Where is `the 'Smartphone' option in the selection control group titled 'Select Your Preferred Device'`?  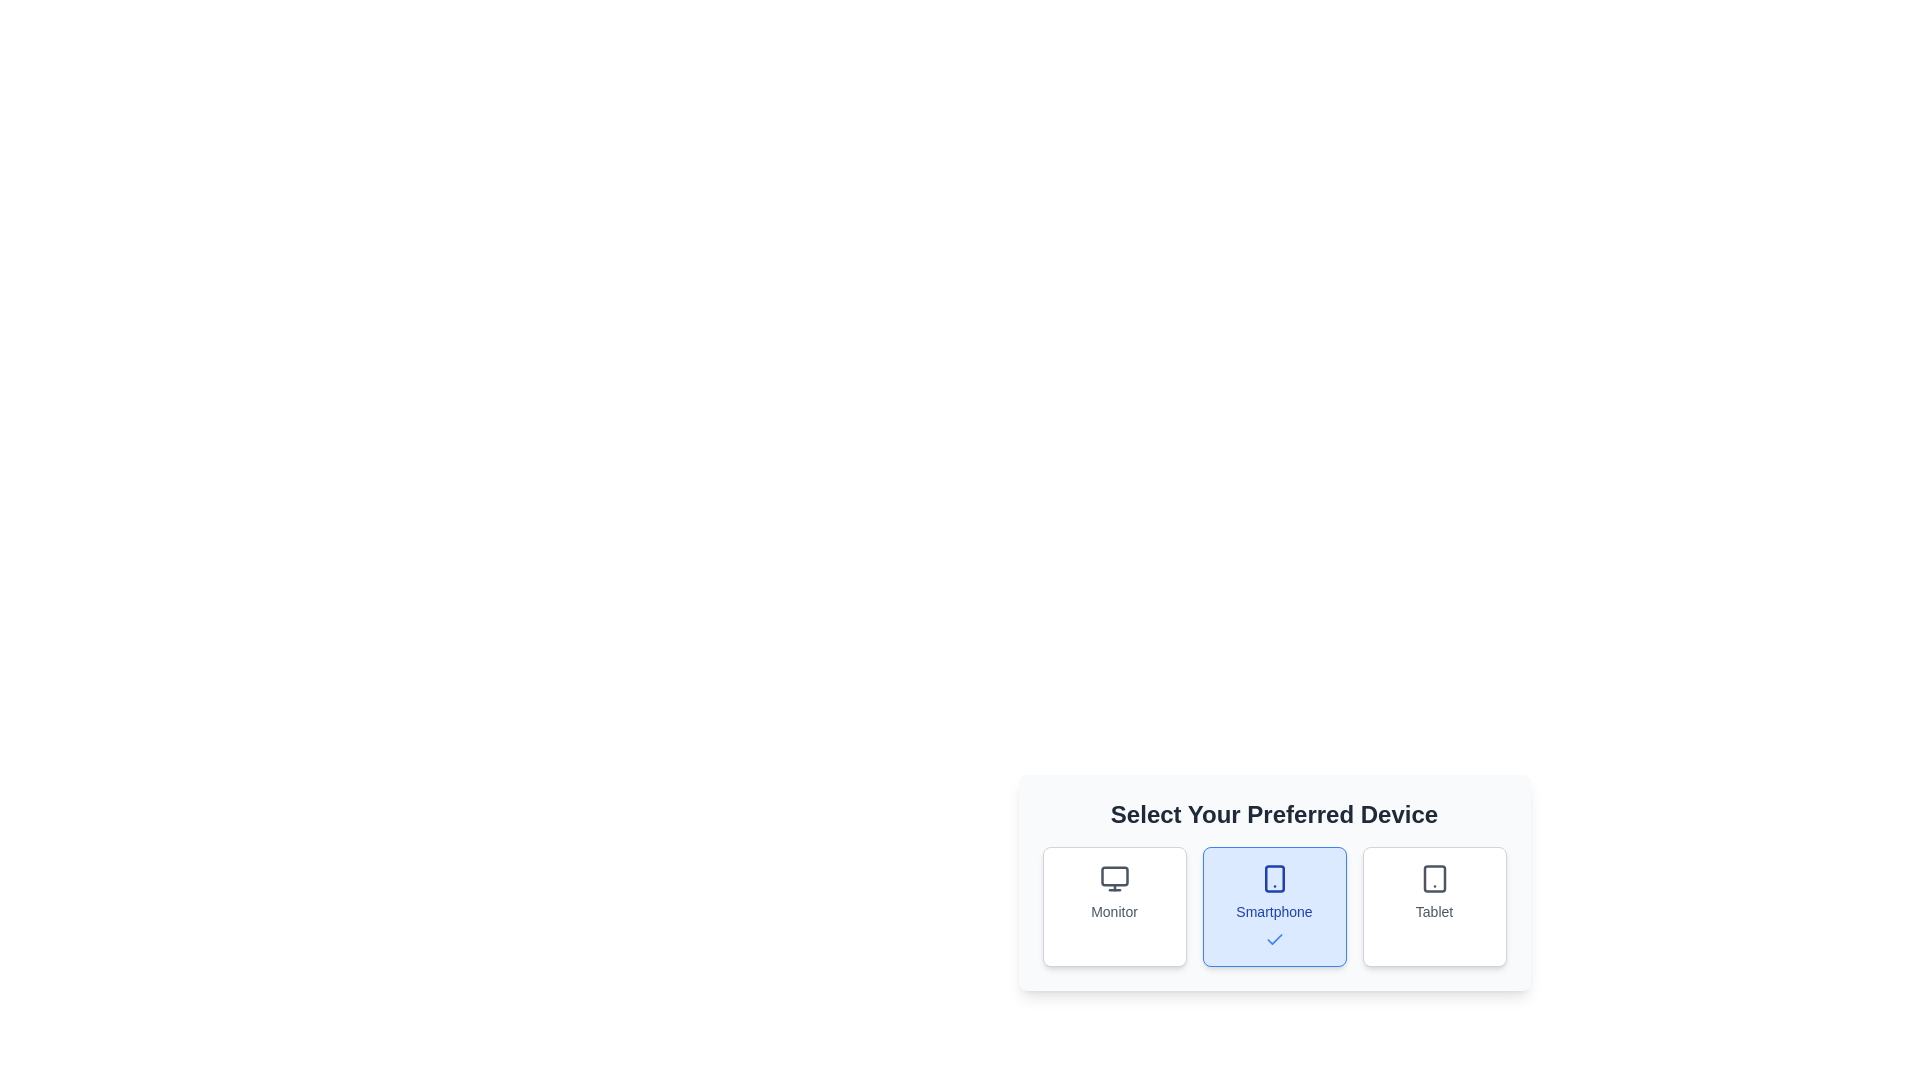
the 'Smartphone' option in the selection control group titled 'Select Your Preferred Device' is located at coordinates (1273, 911).